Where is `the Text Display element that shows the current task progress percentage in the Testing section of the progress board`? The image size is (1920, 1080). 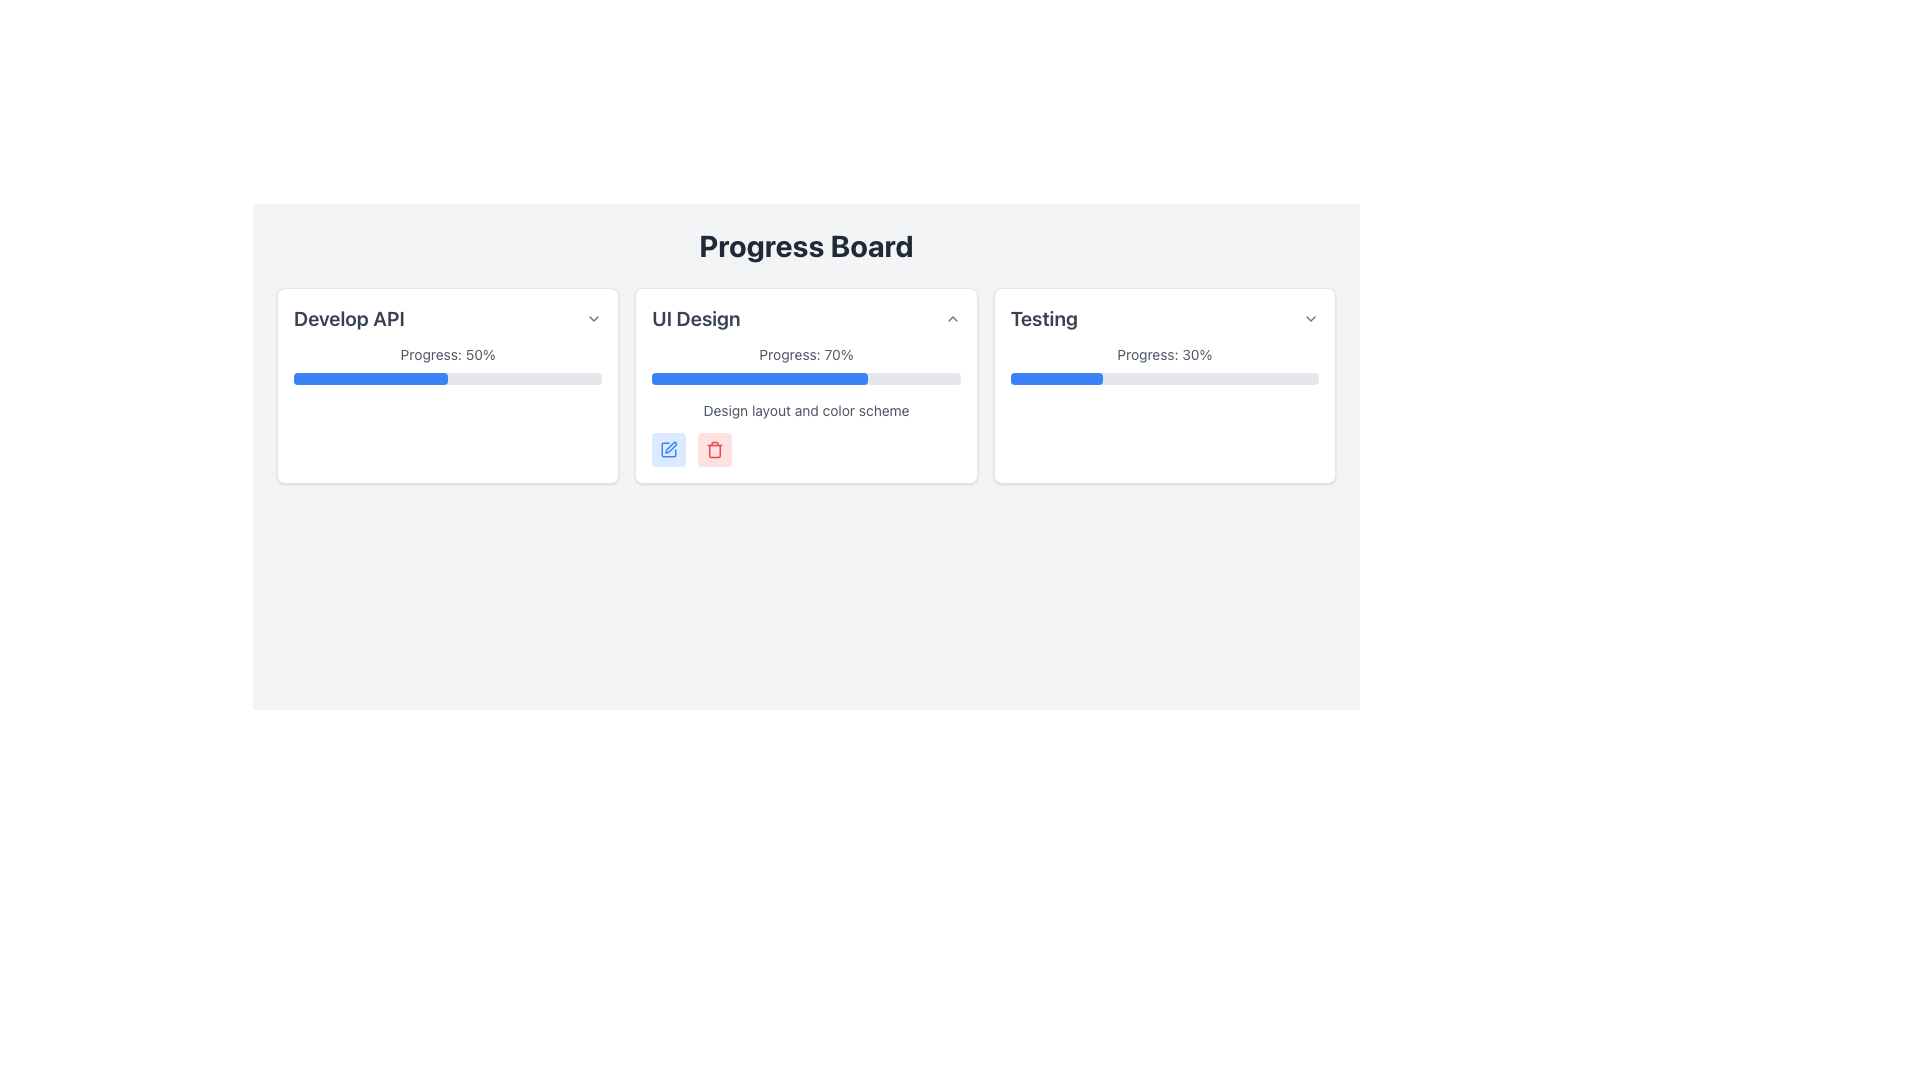 the Text Display element that shows the current task progress percentage in the Testing section of the progress board is located at coordinates (1164, 353).